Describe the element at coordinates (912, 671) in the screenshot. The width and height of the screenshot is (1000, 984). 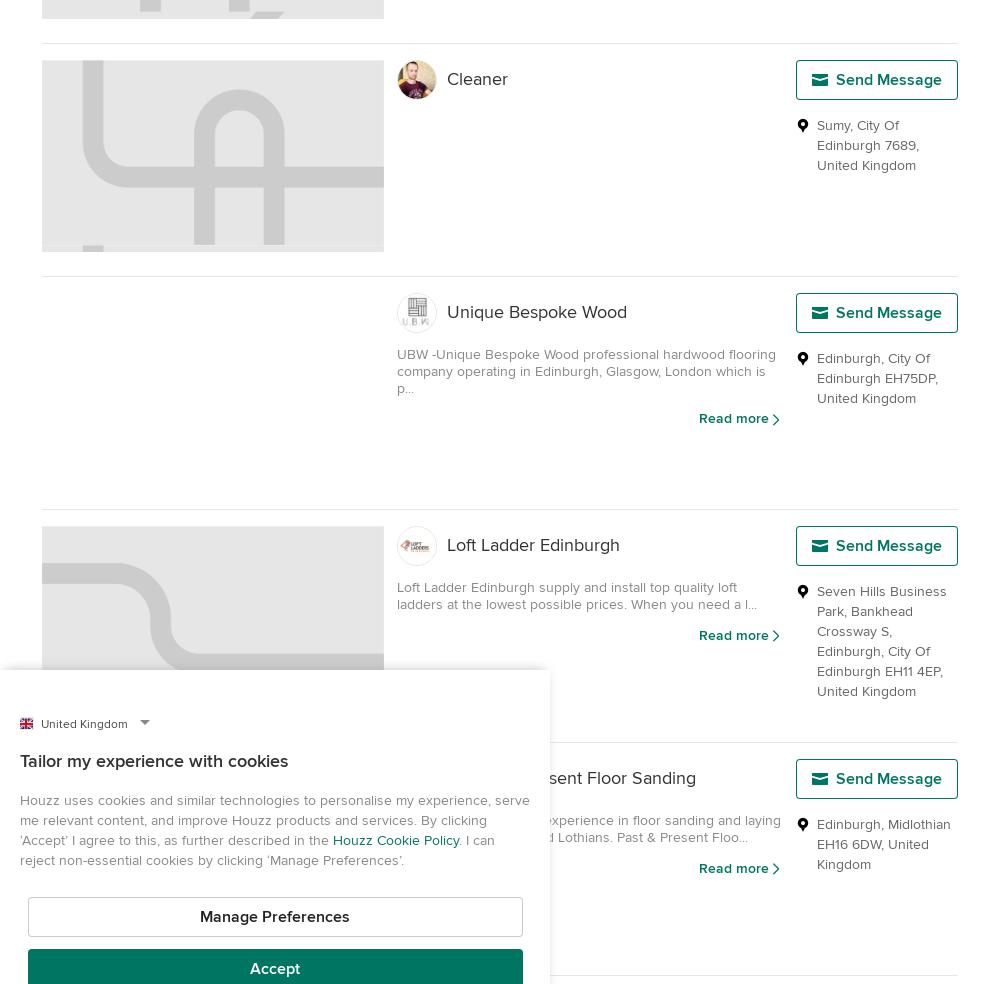
I see `'EH11 4EP'` at that location.